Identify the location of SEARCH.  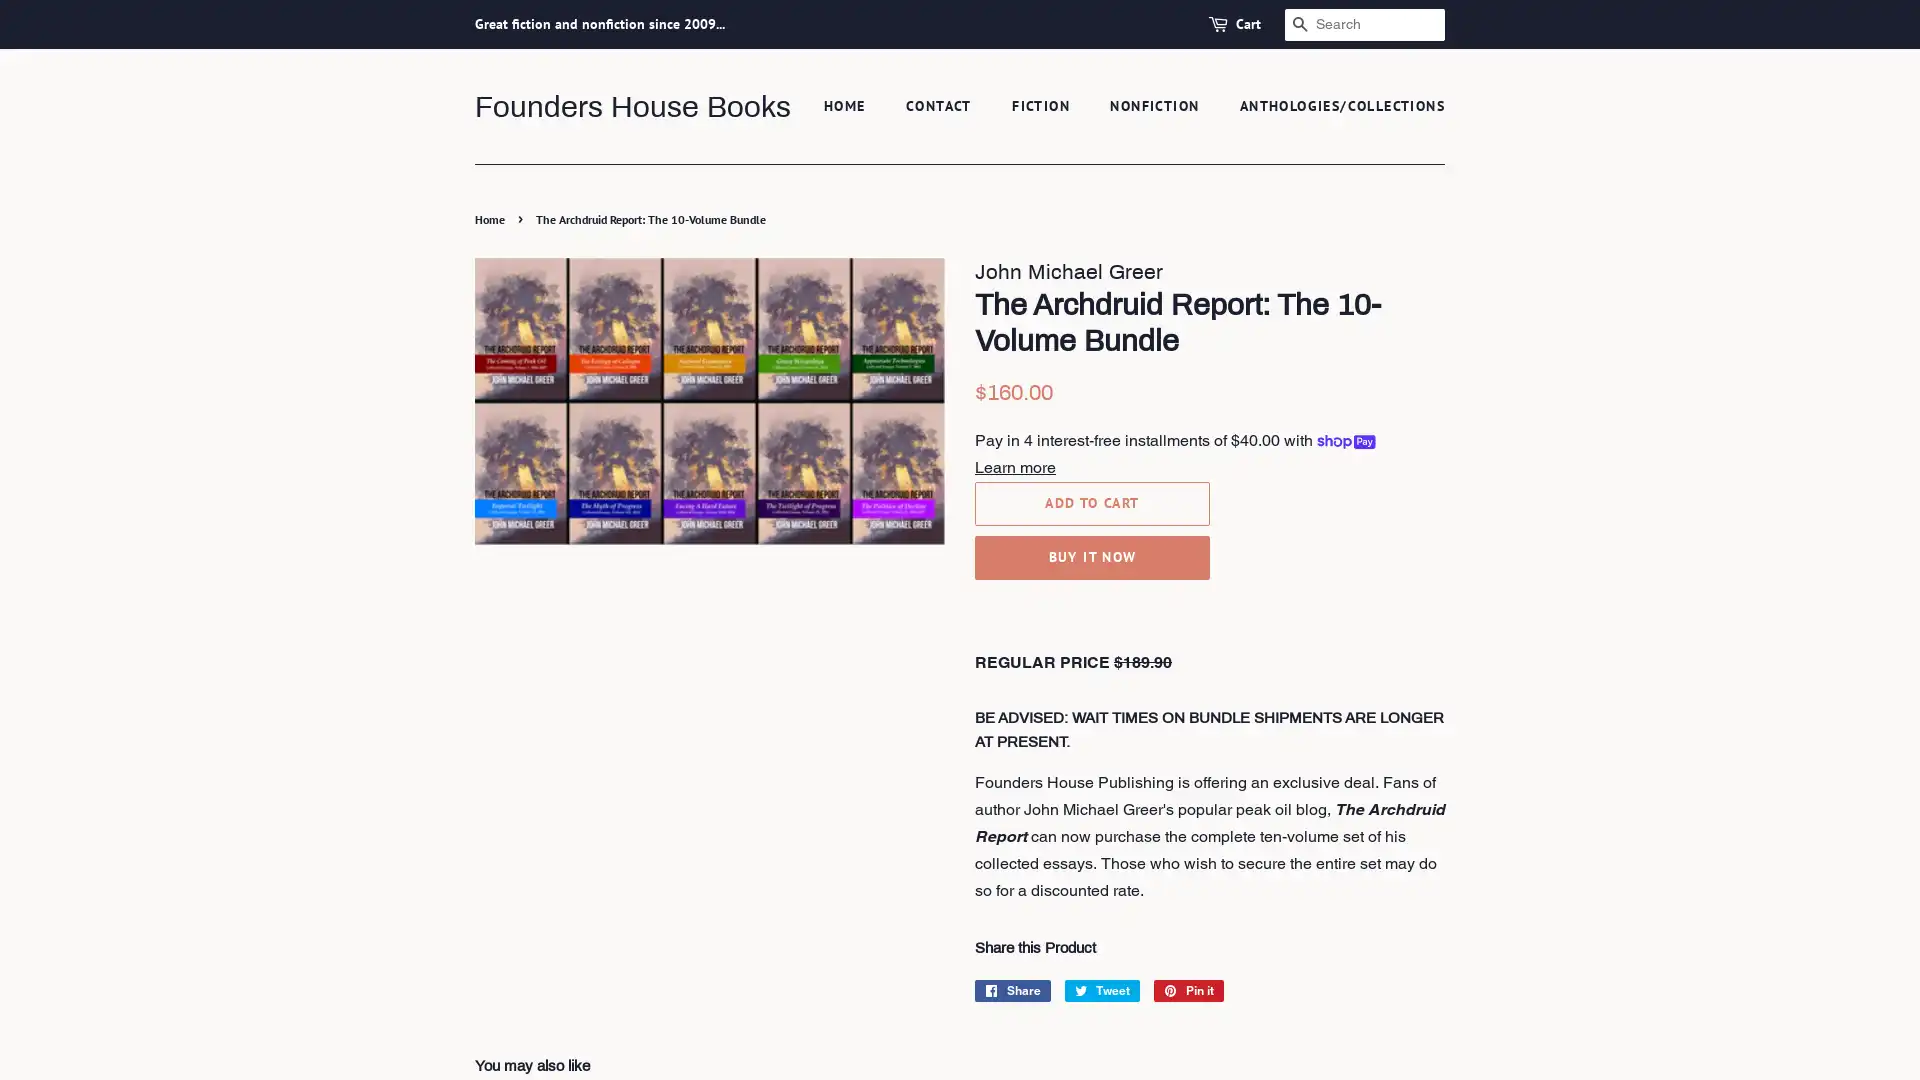
(1300, 24).